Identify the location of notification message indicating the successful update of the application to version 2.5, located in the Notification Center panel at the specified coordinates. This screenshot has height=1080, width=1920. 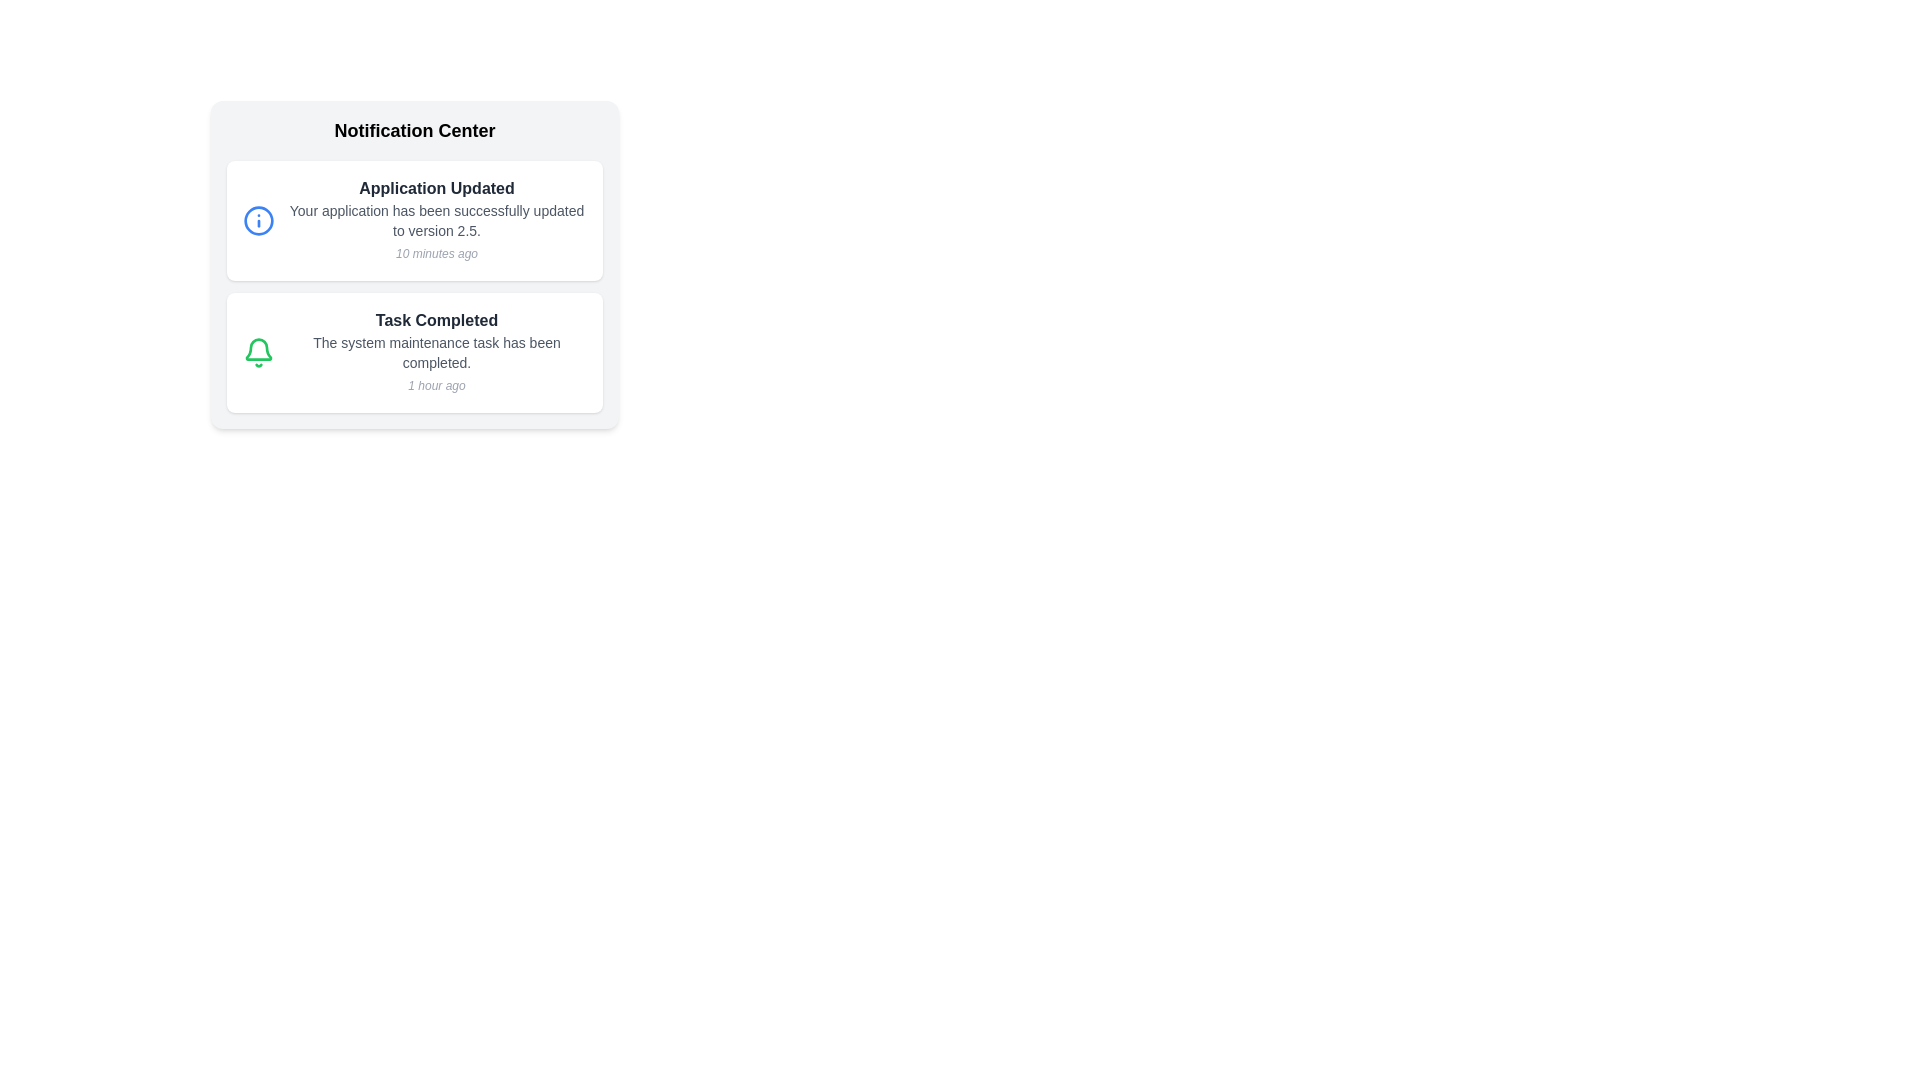
(435, 220).